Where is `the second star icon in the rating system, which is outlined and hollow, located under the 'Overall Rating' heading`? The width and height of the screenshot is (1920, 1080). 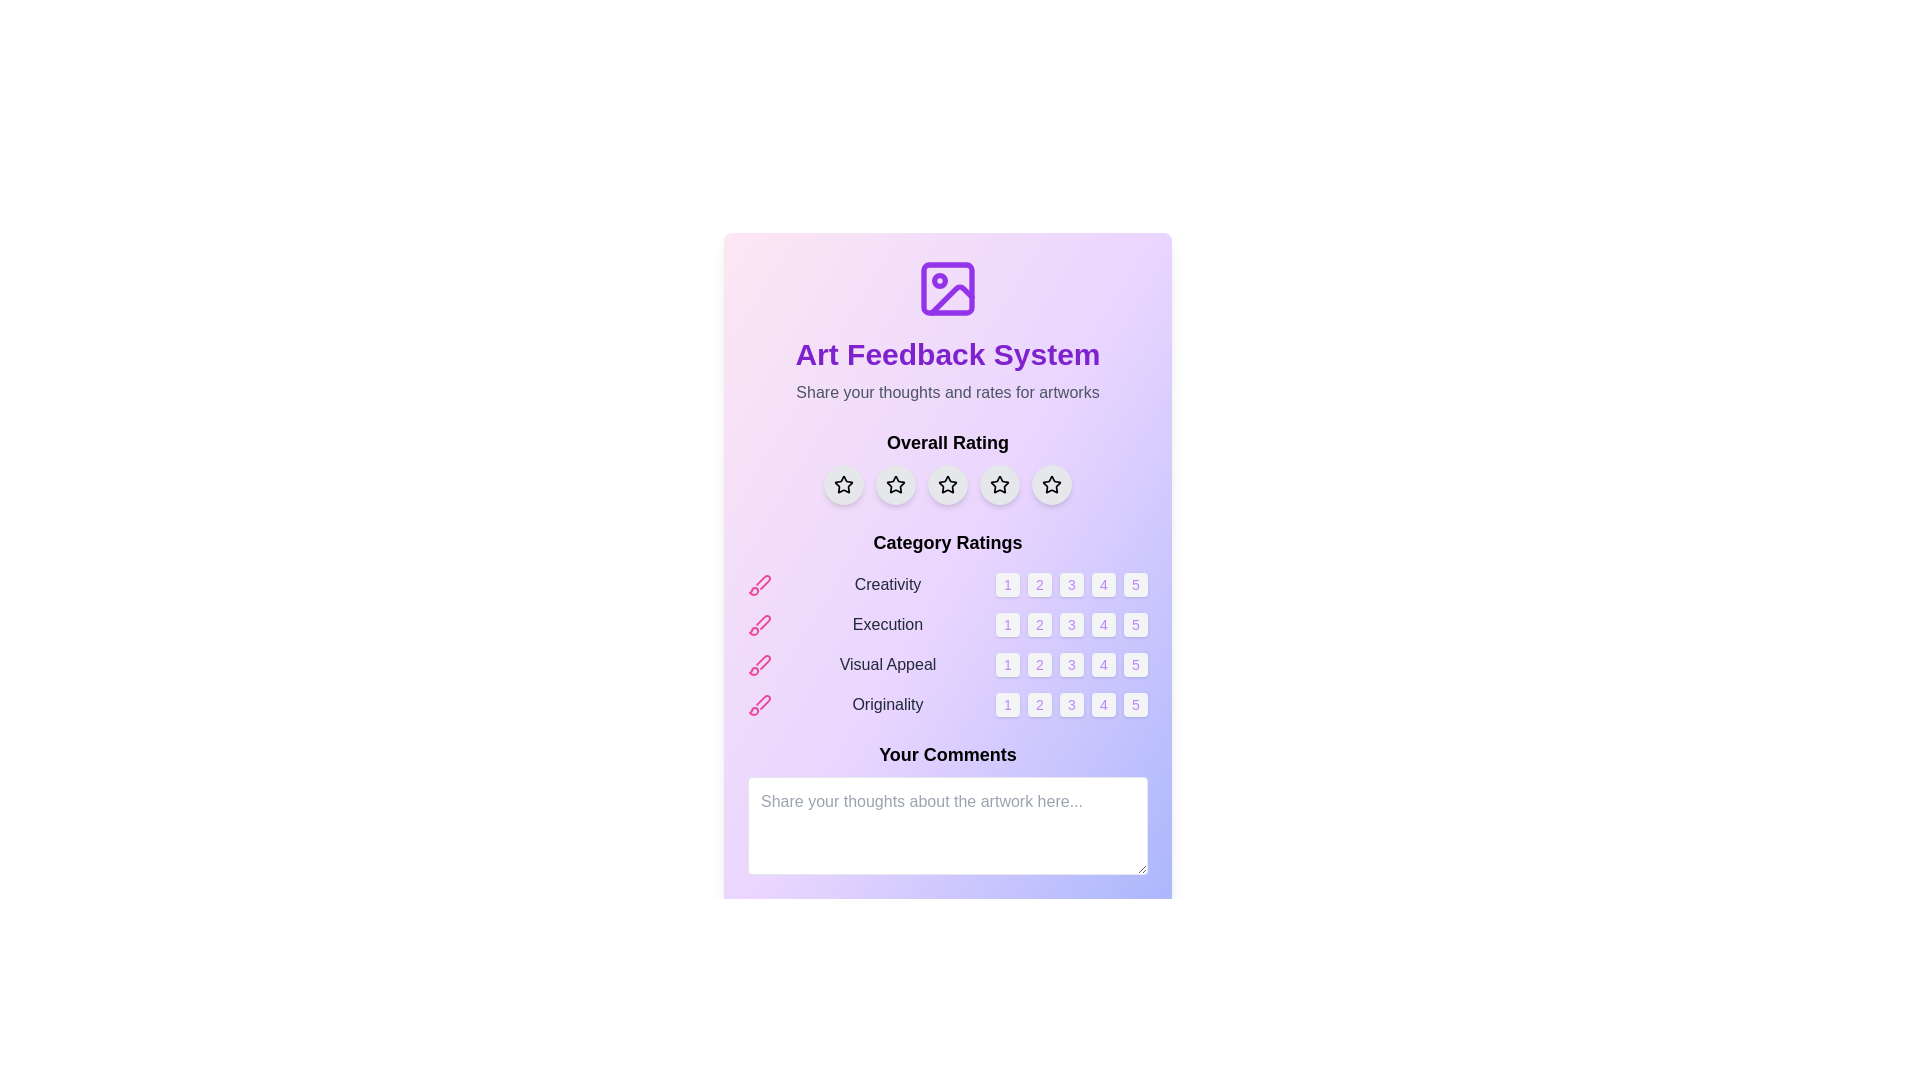
the second star icon in the rating system, which is outlined and hollow, located under the 'Overall Rating' heading is located at coordinates (895, 484).